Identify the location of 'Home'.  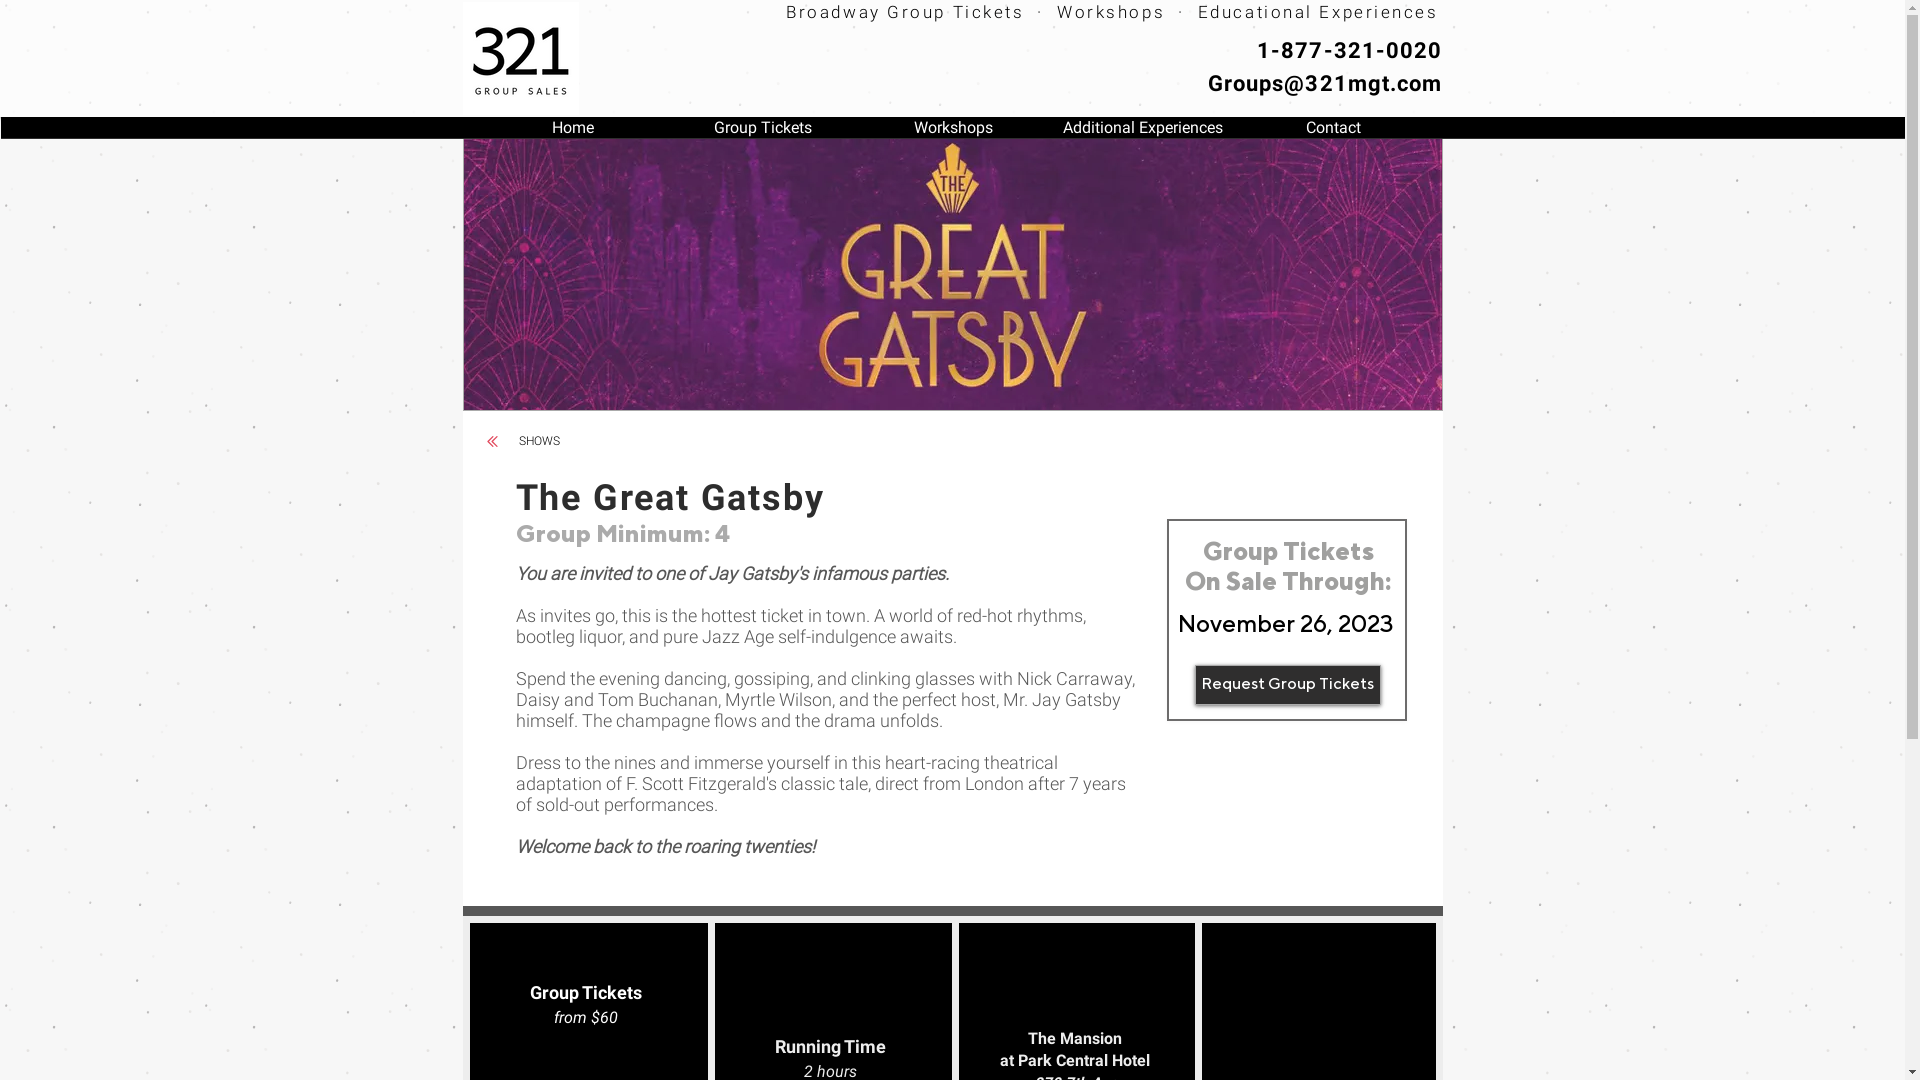
(571, 134).